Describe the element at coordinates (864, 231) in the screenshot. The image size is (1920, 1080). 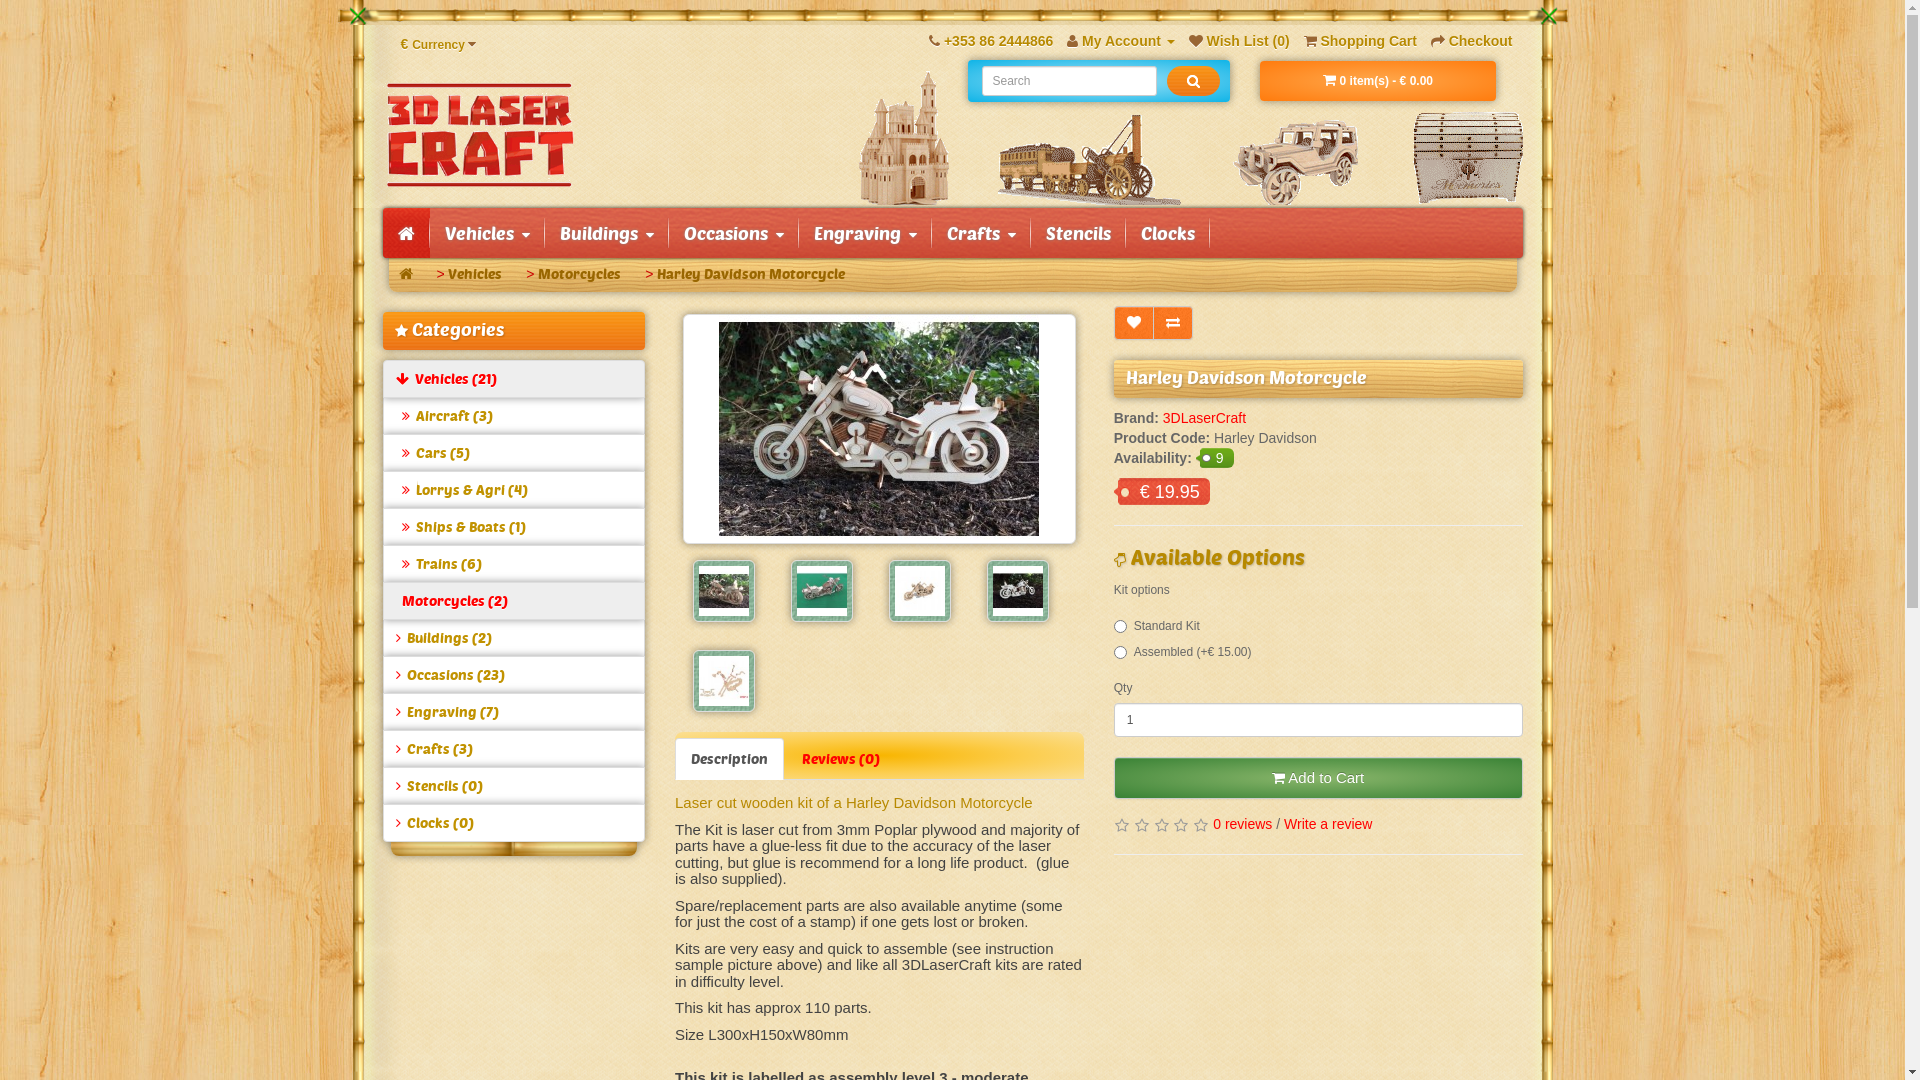
I see `'Engraving  '` at that location.